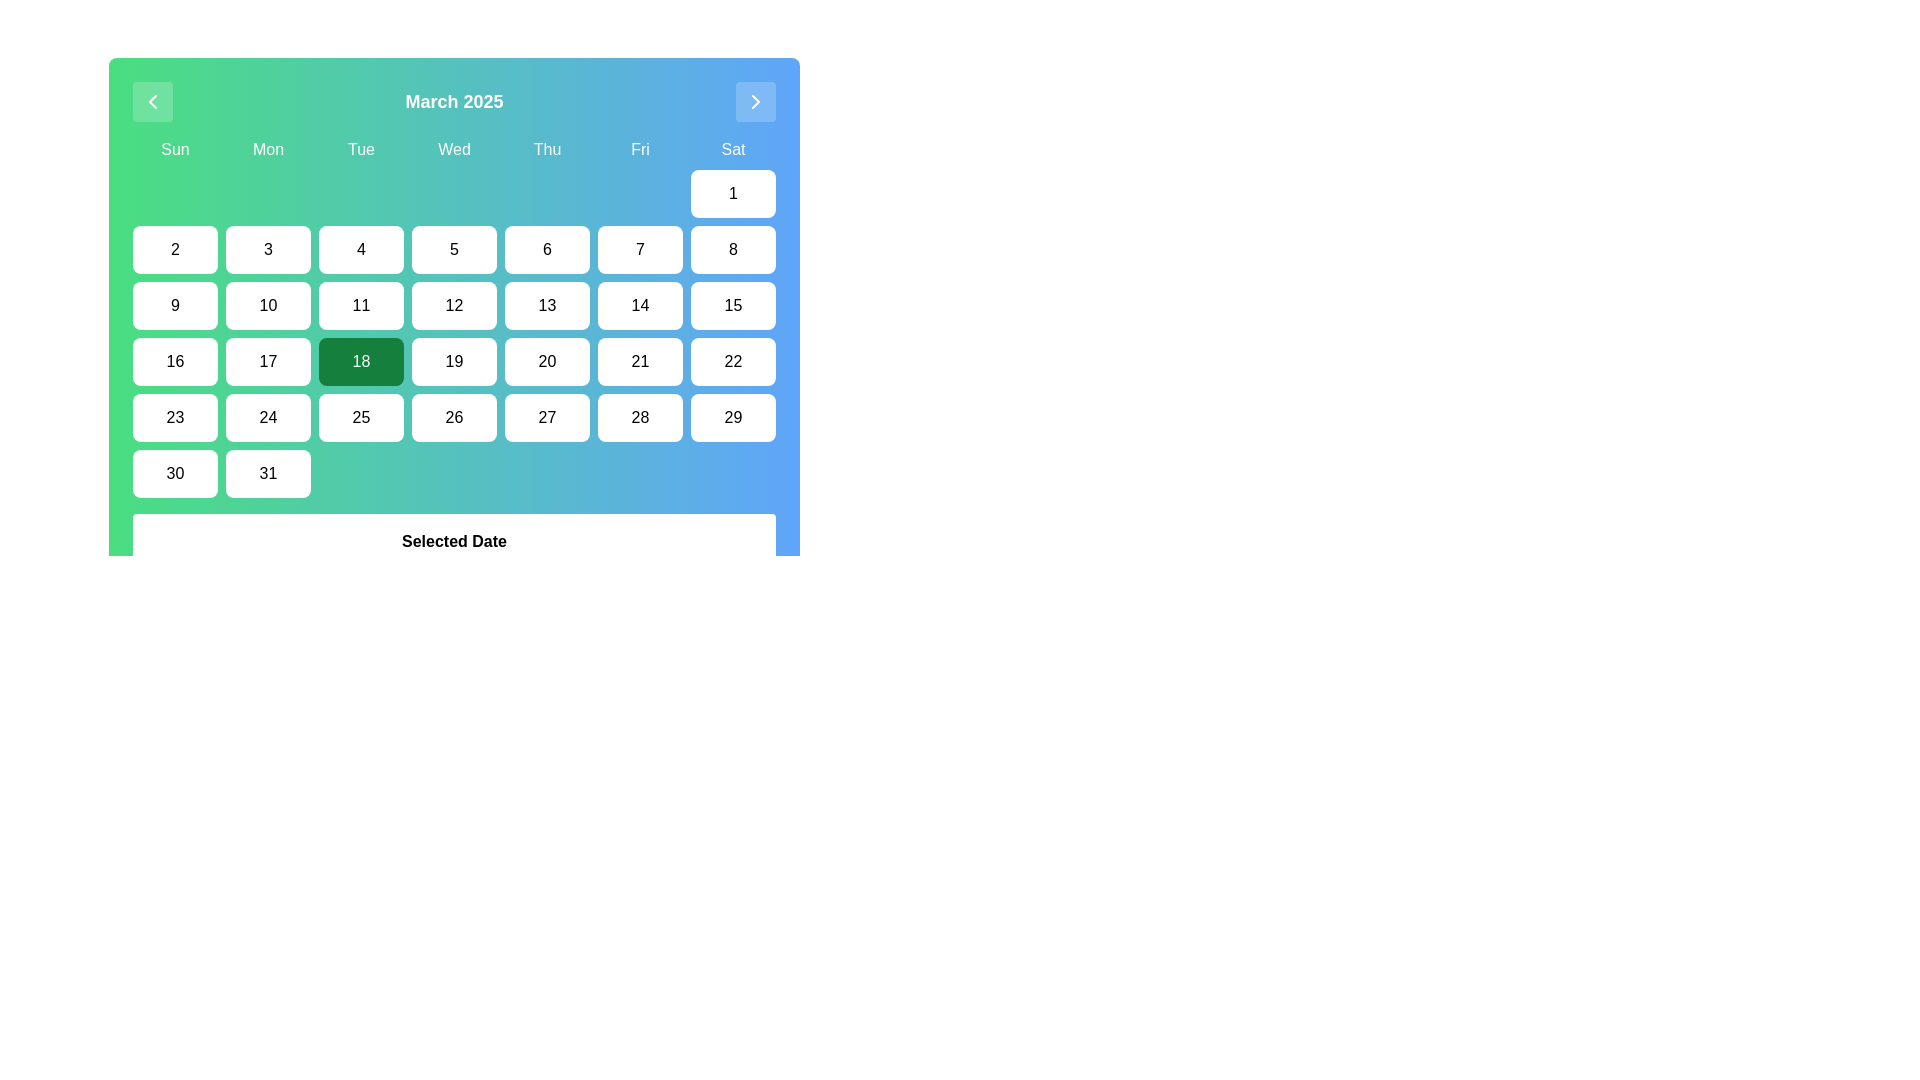  Describe the element at coordinates (152, 101) in the screenshot. I see `the navigation button that switches the calendar view to the previous month, located in the top-left corner of the header displaying 'March 2025'` at that location.